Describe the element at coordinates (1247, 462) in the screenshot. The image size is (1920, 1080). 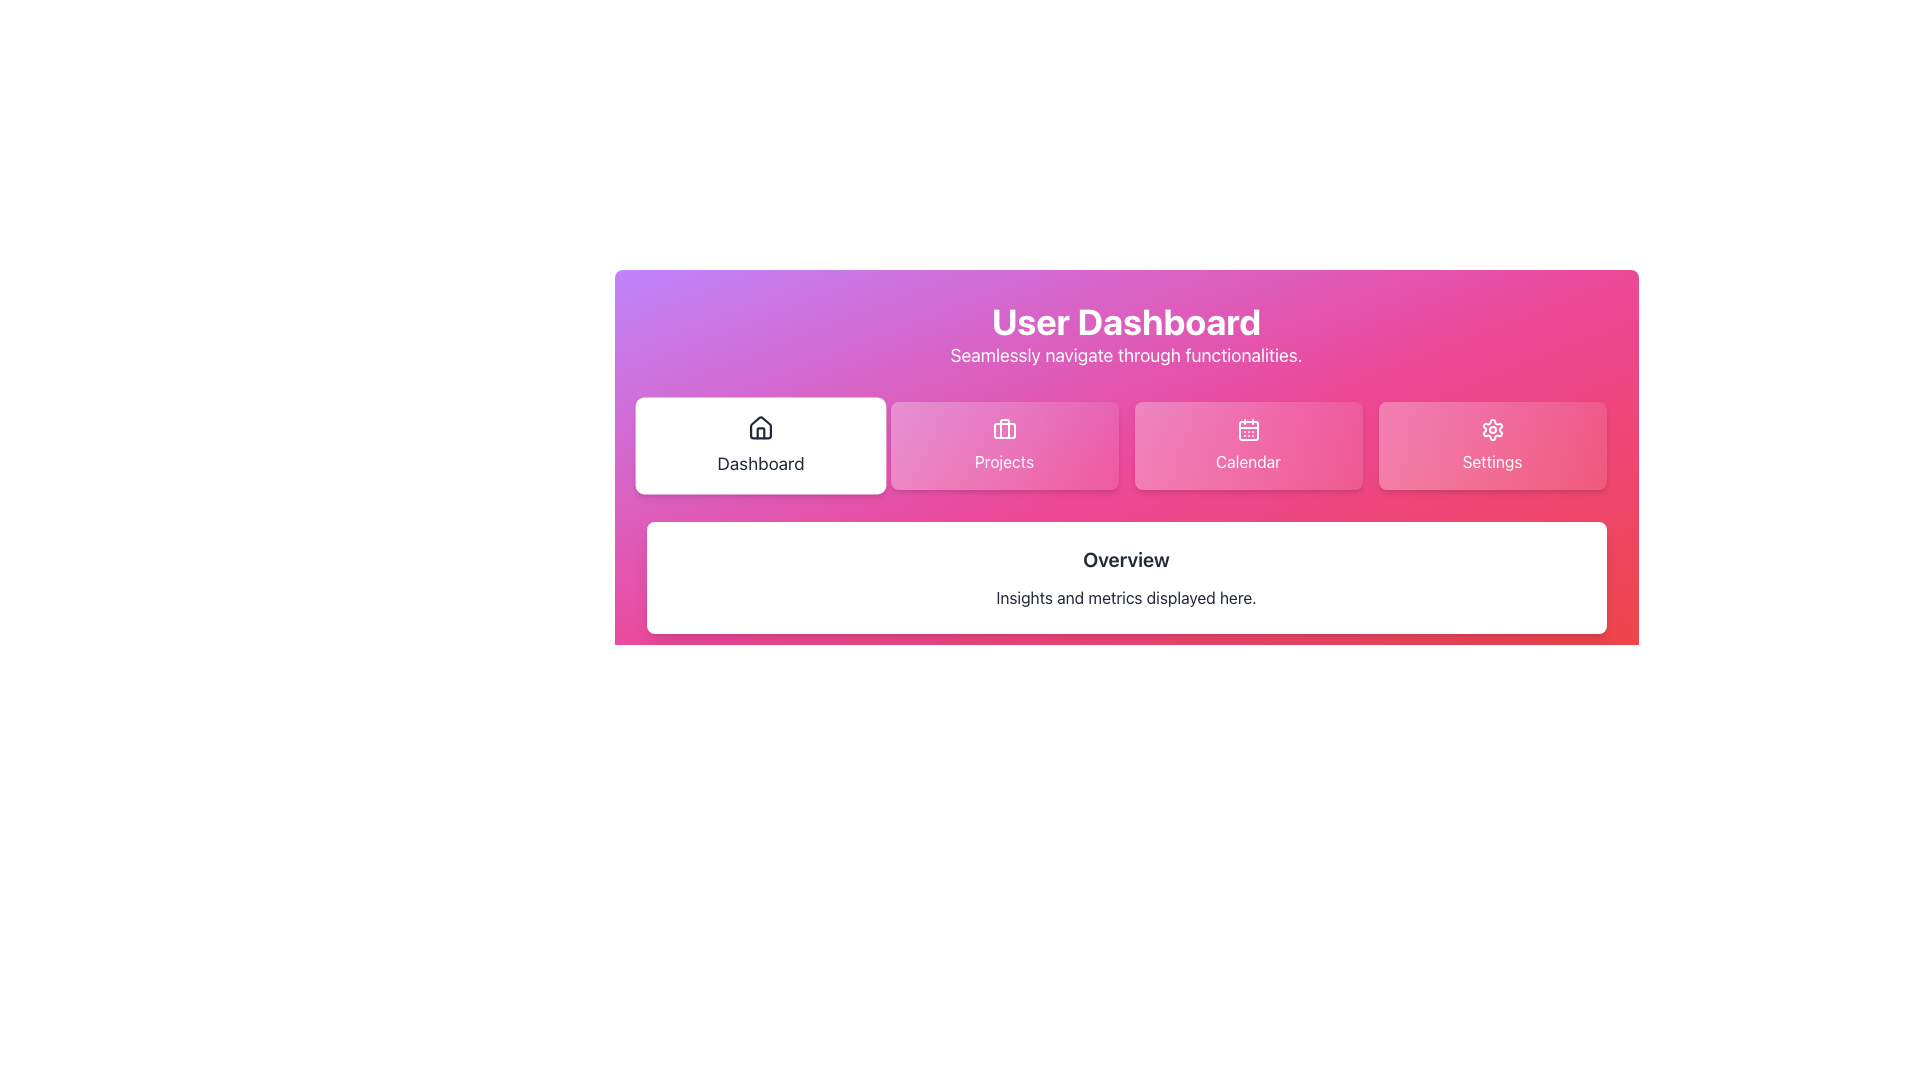
I see `the Text label that serves as the title for the calendar functionality, located at the bottom of the third card from the left in a row of four cards in the User Dashboard interface` at that location.